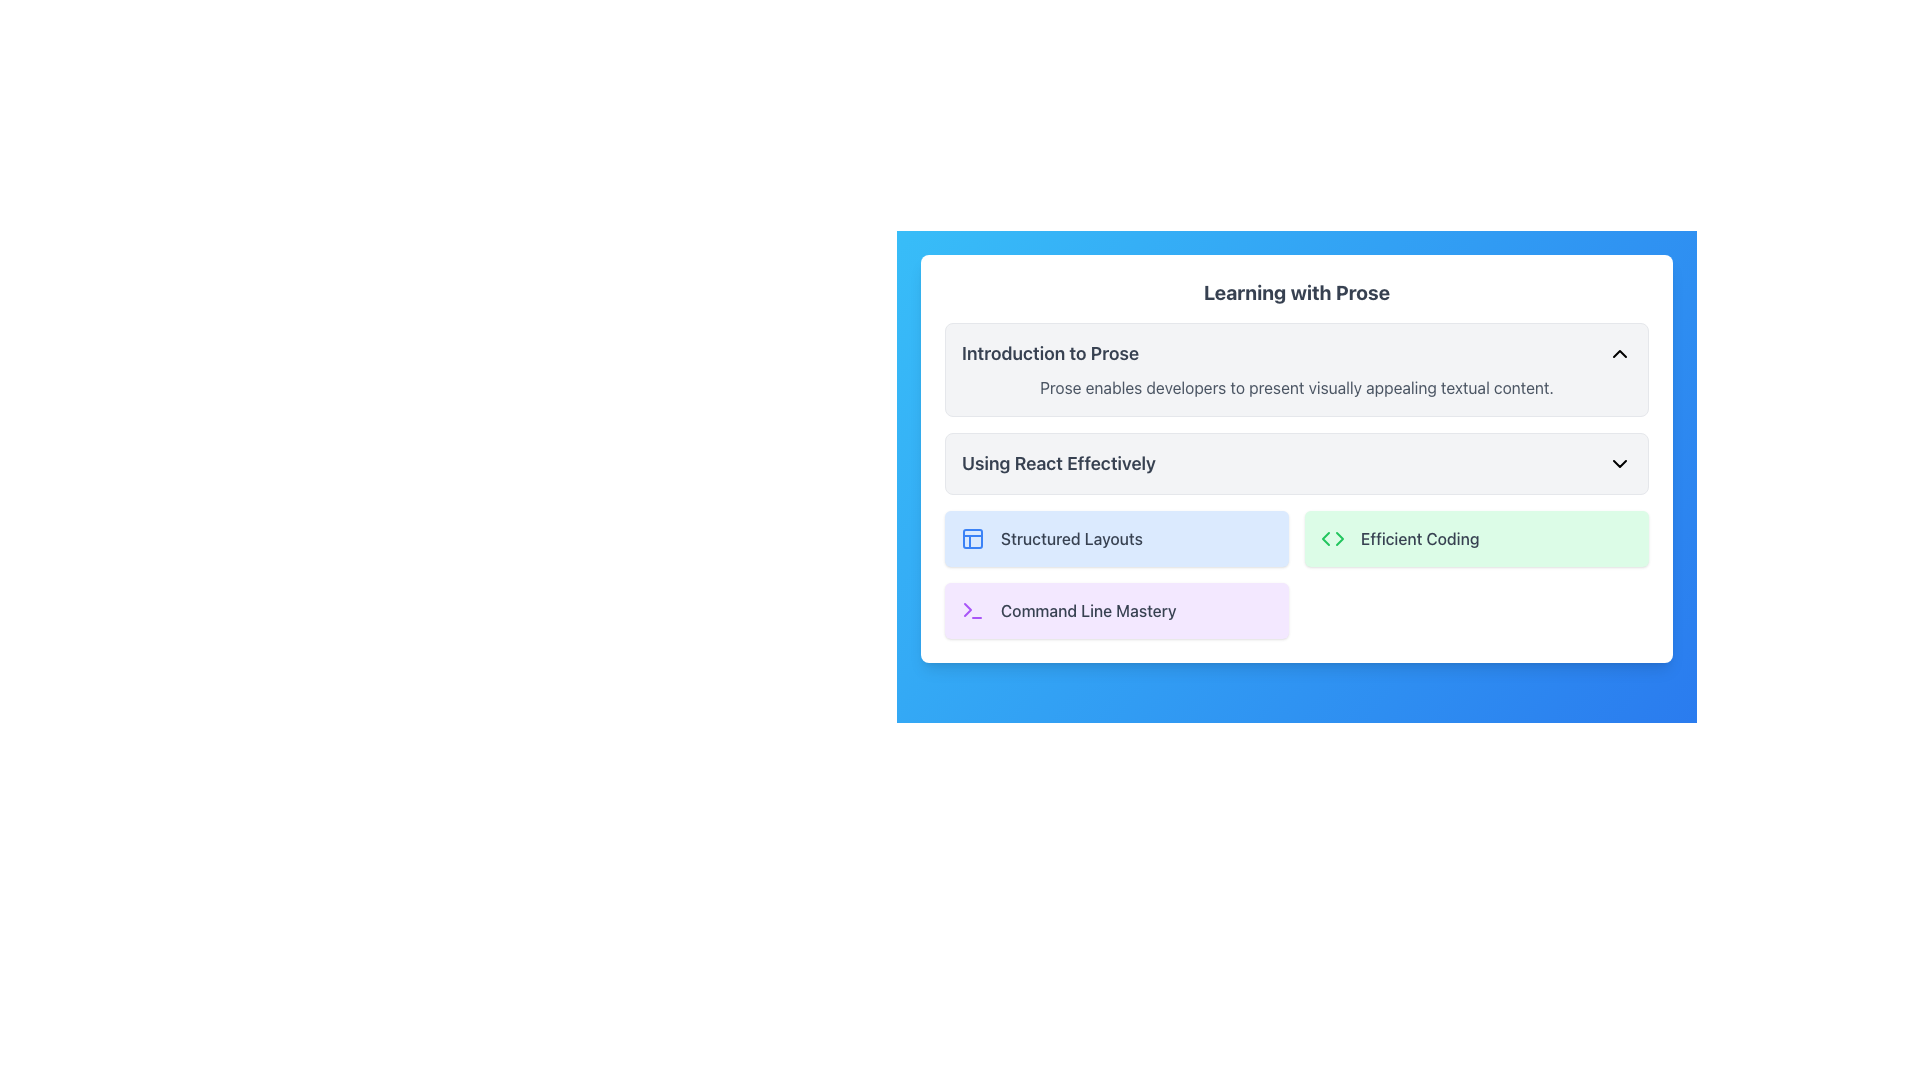  I want to click on the dropdown menu labeled 'Using React Effectively', so click(1296, 463).